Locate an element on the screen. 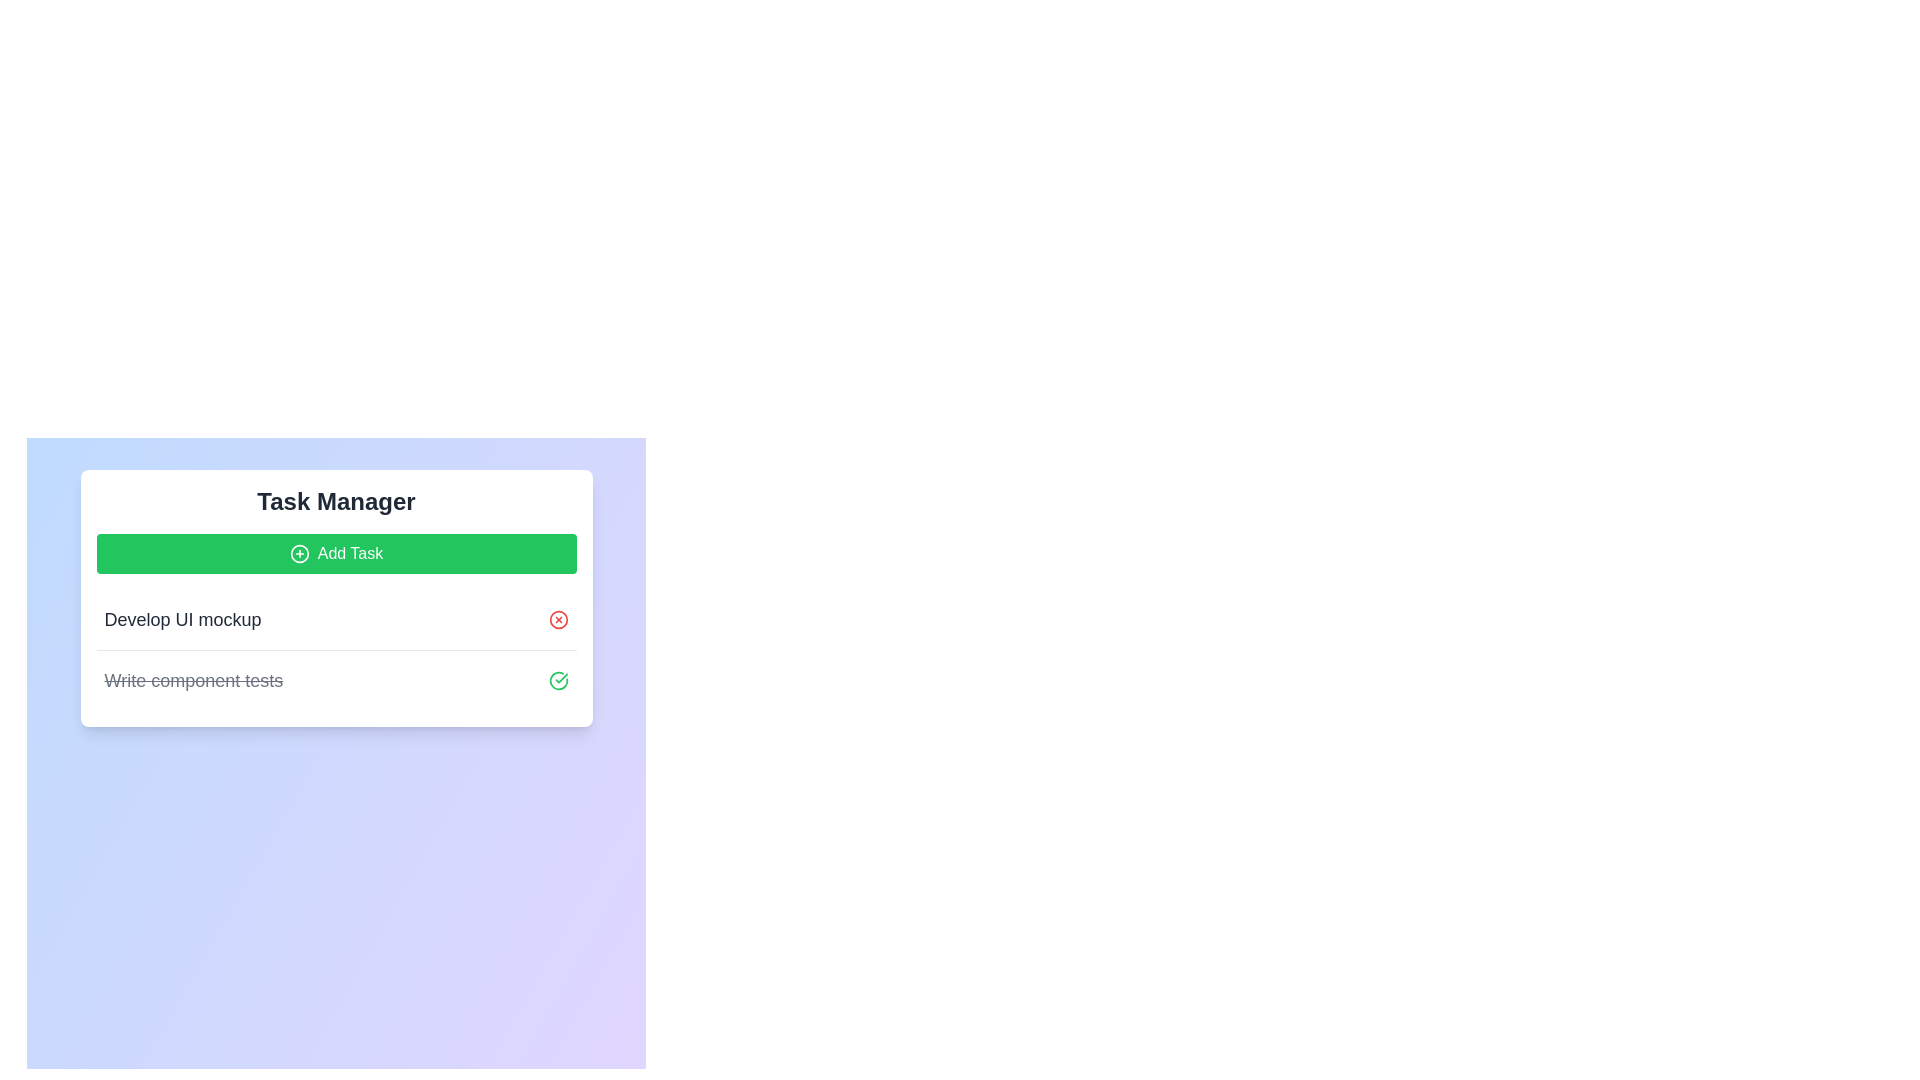 The height and width of the screenshot is (1080, 1920). the task title or description element located in the second section of the interface, below the 'Task Manager' title and adjacent to the red delete icon is located at coordinates (182, 619).